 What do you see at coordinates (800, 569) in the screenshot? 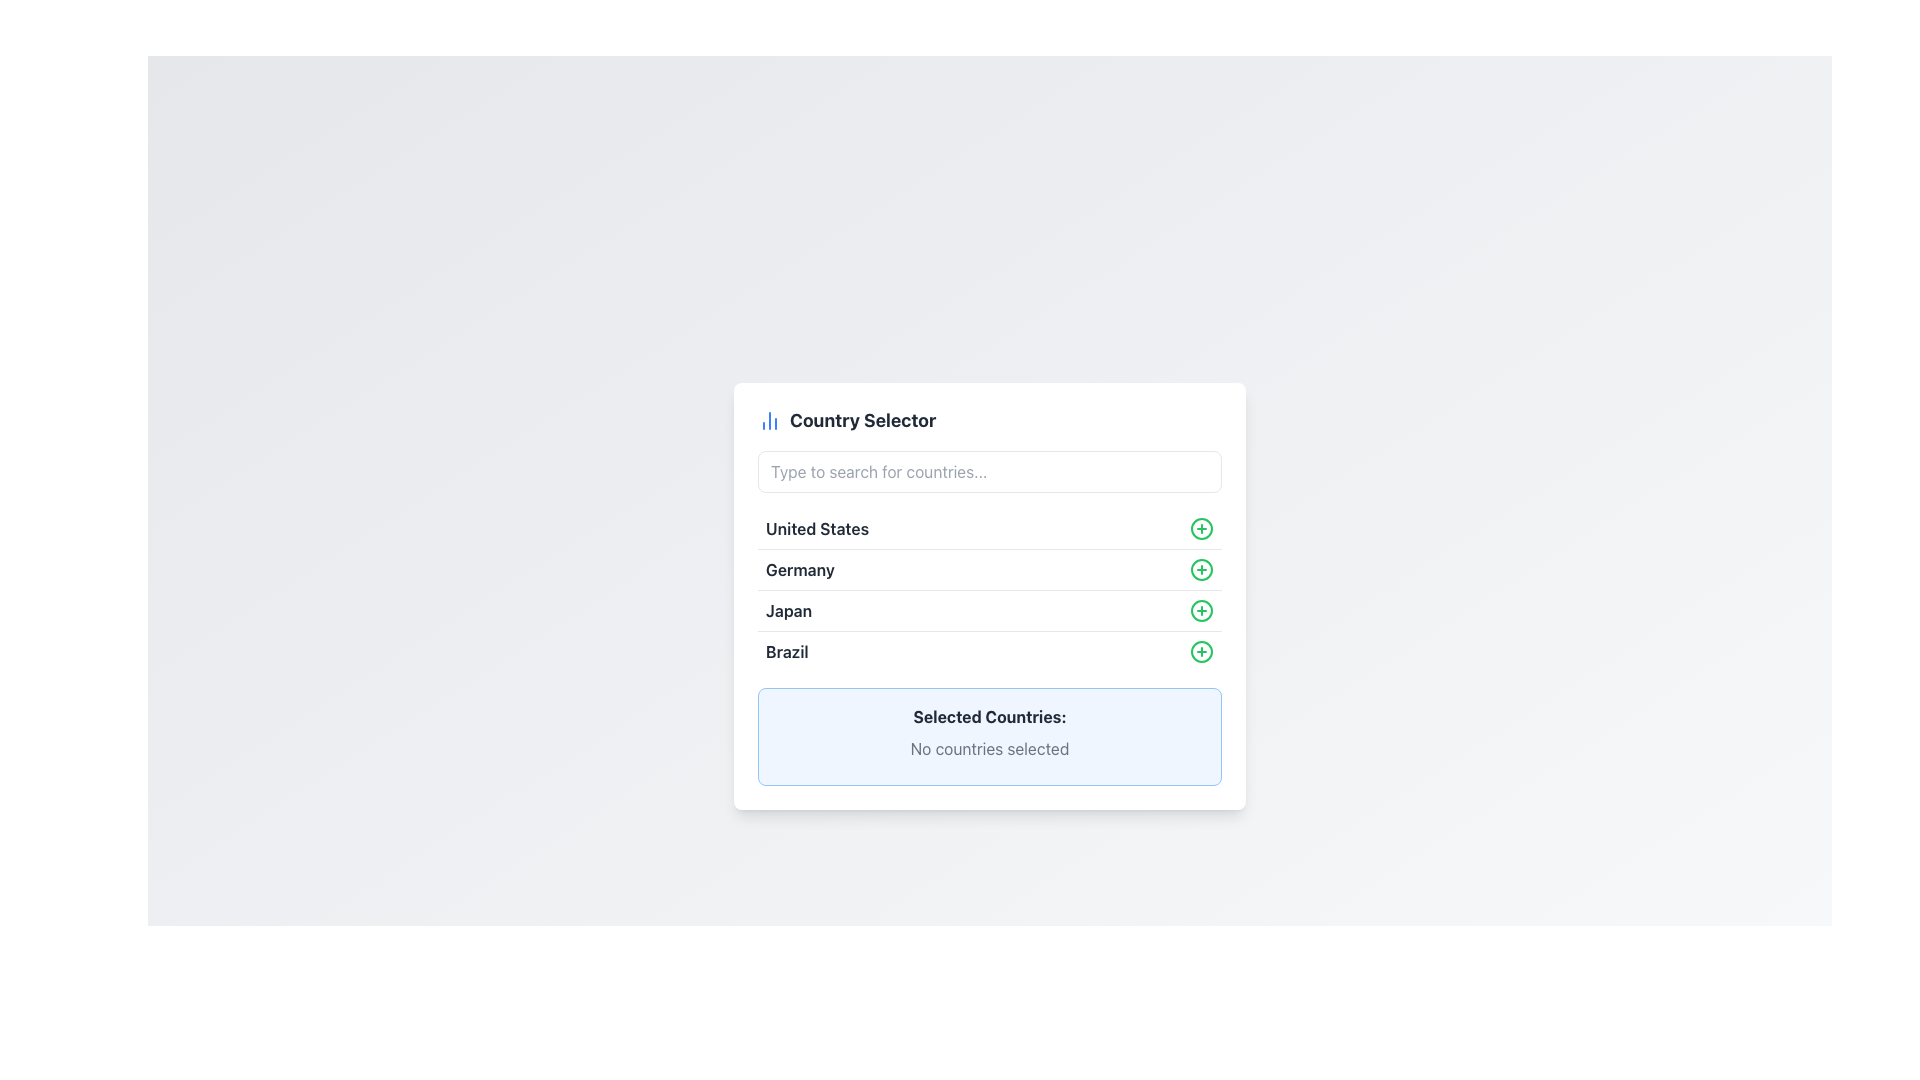
I see `the text label displaying 'Germany', which is the second entry in the country selection list` at bounding box center [800, 569].